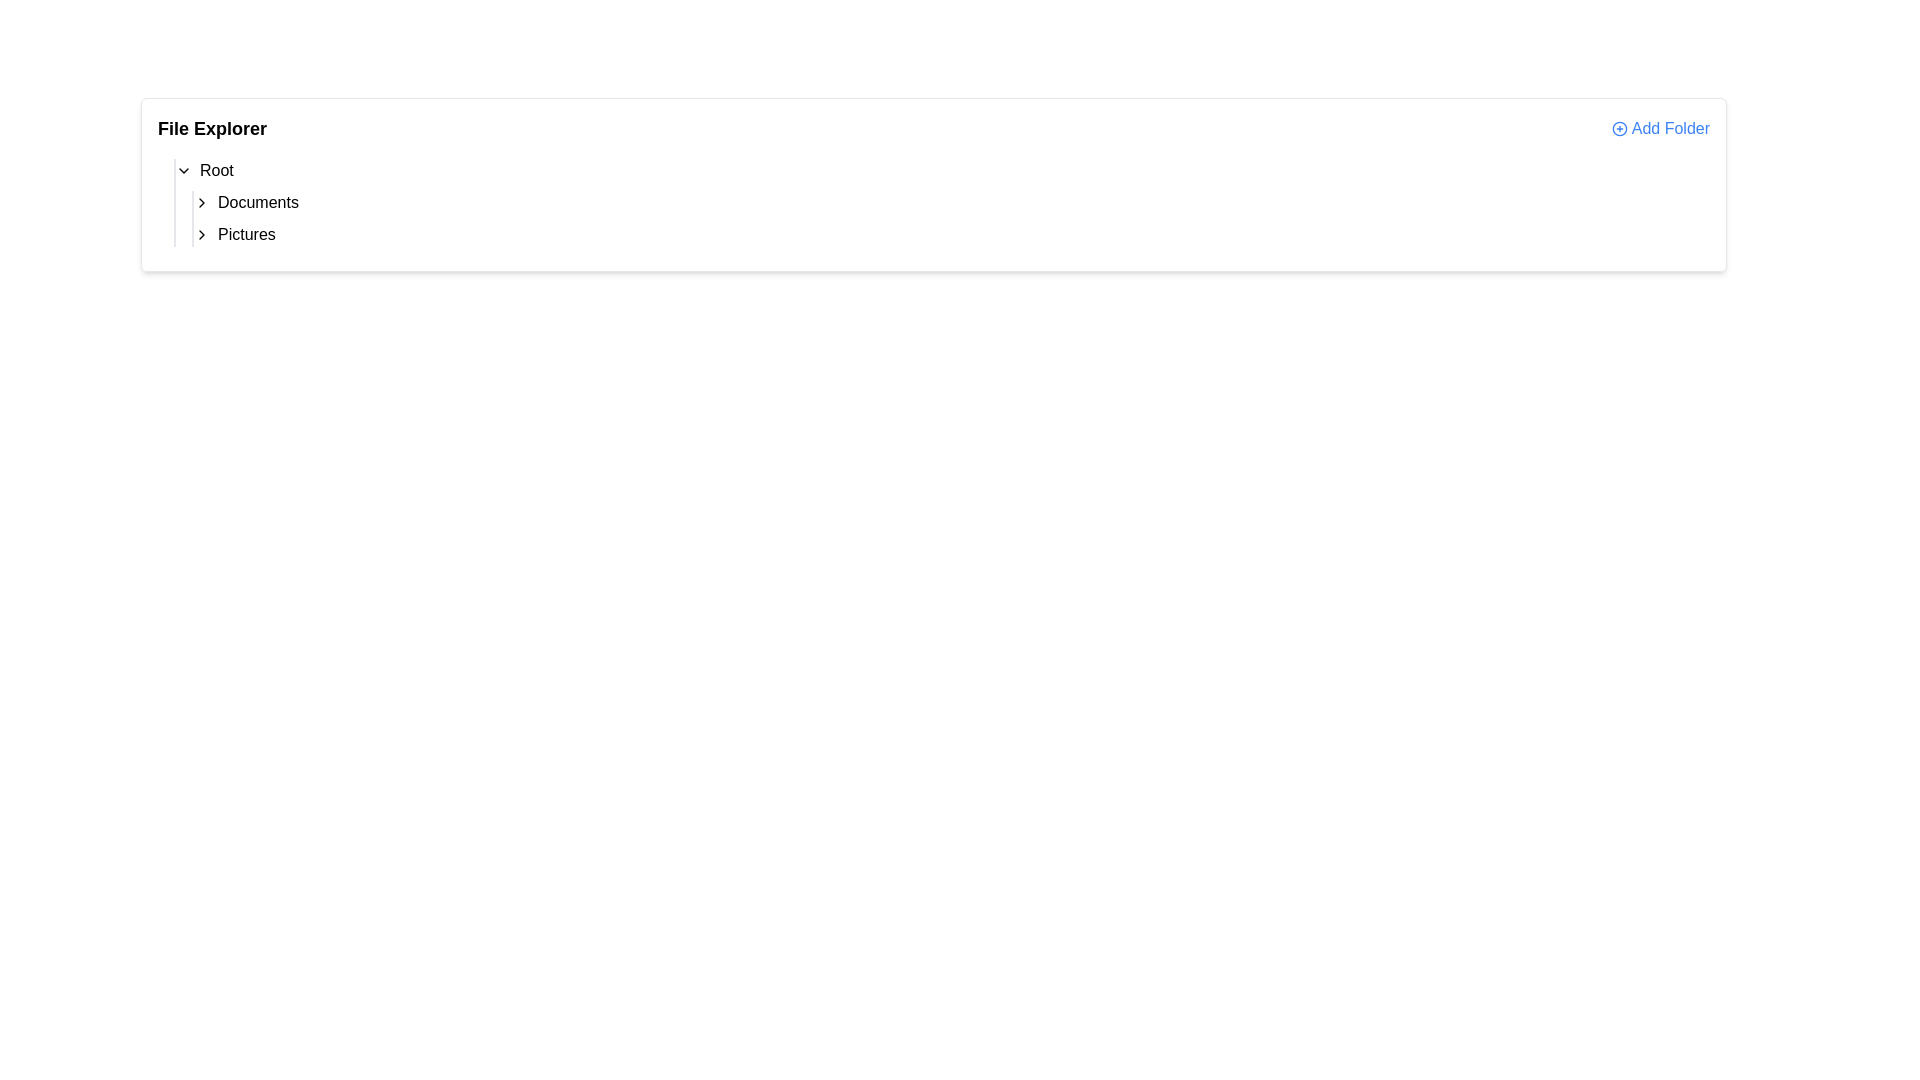 This screenshot has width=1920, height=1080. Describe the element at coordinates (183, 169) in the screenshot. I see `the downward chevron dropdown indicator icon located to the left of the 'Root' label in the hierarchical file explorer interface` at that location.